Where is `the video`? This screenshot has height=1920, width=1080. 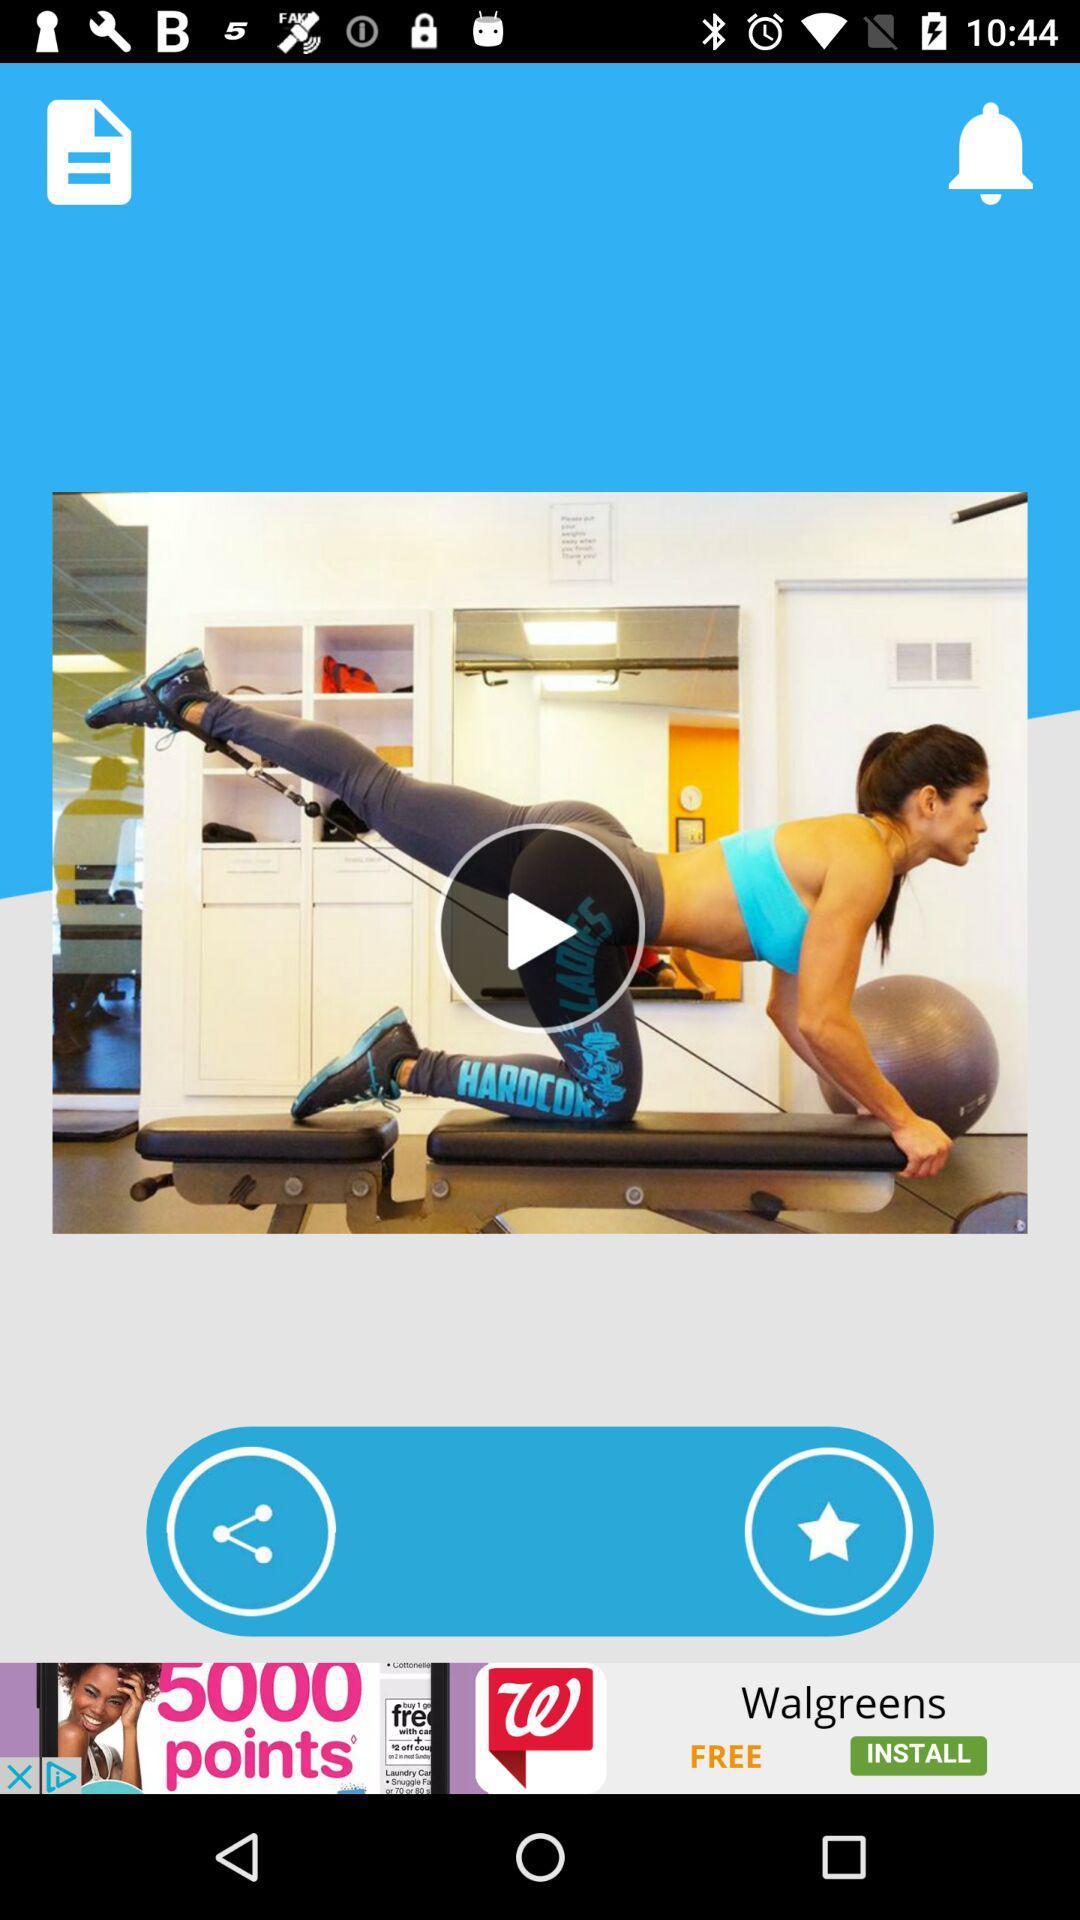
the video is located at coordinates (828, 1530).